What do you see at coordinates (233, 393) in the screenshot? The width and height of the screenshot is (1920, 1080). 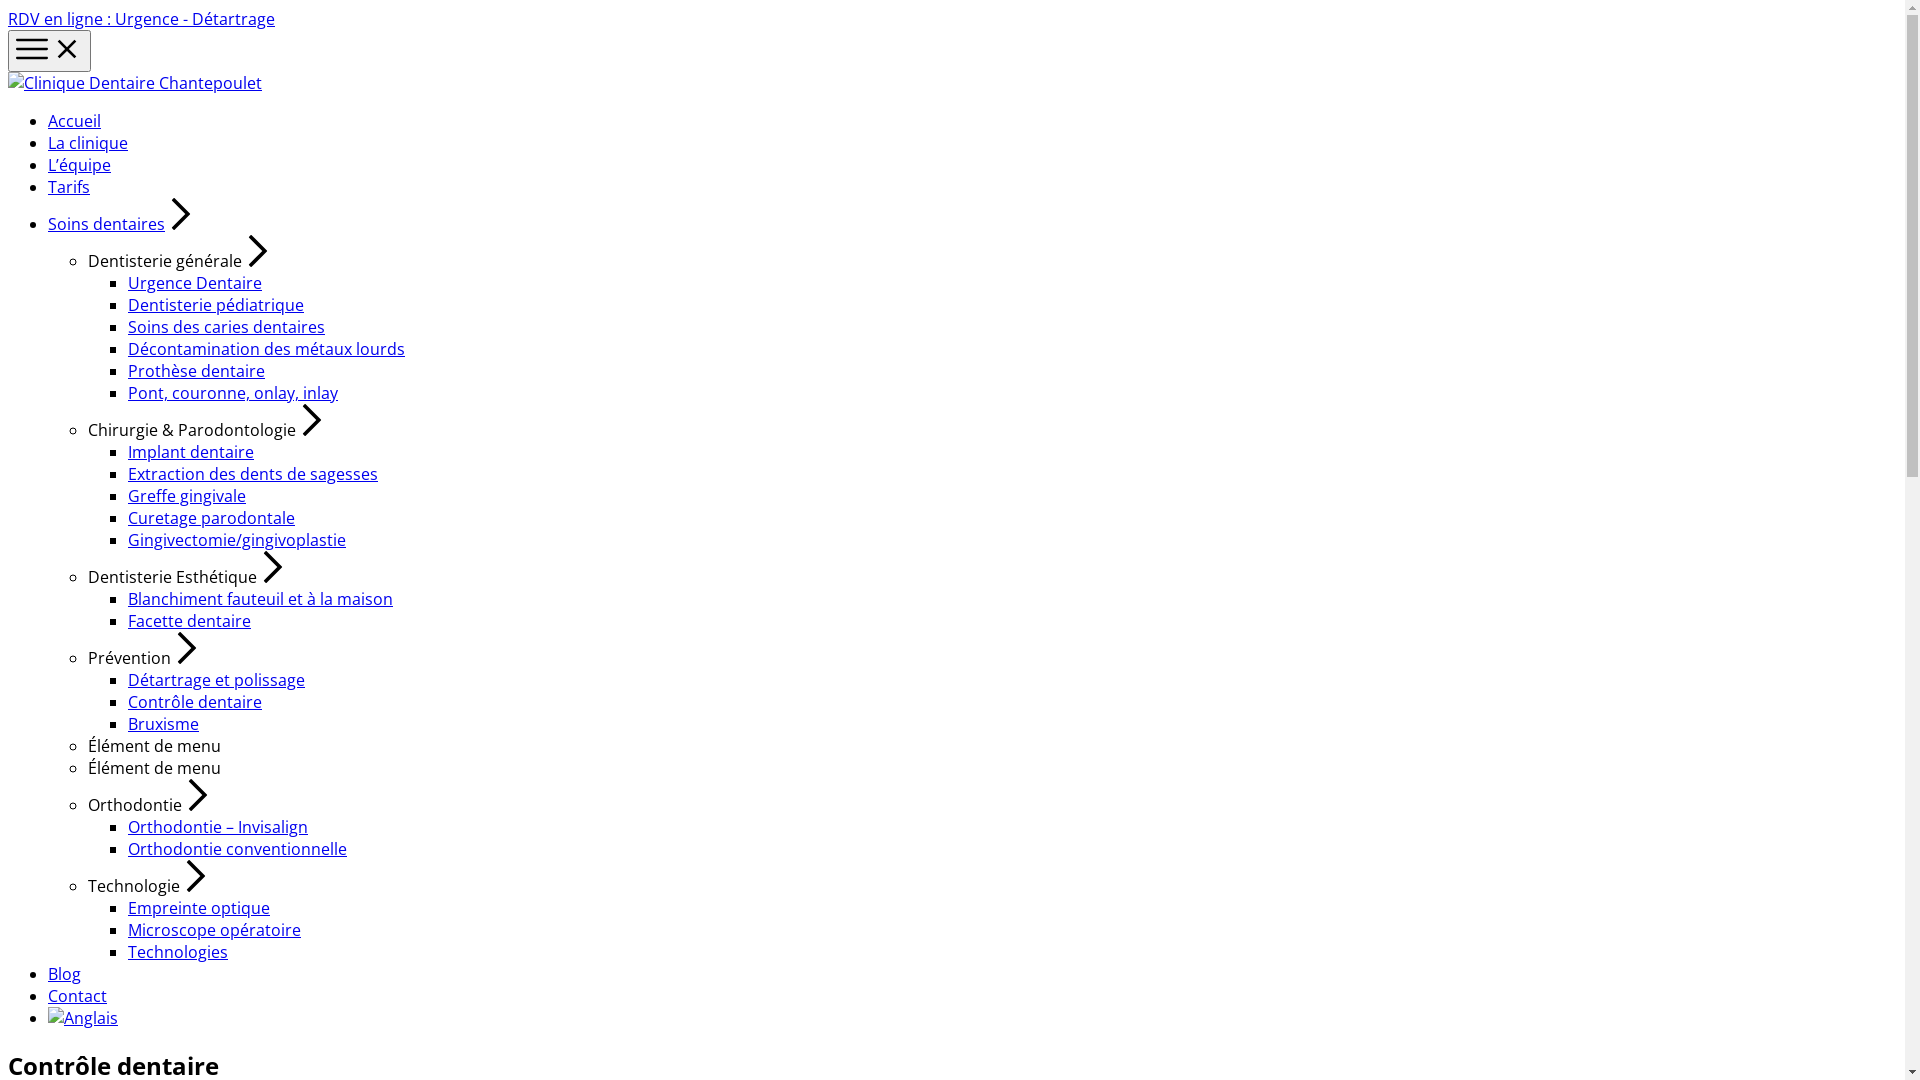 I see `'Pont, couronne, onlay, inlay'` at bounding box center [233, 393].